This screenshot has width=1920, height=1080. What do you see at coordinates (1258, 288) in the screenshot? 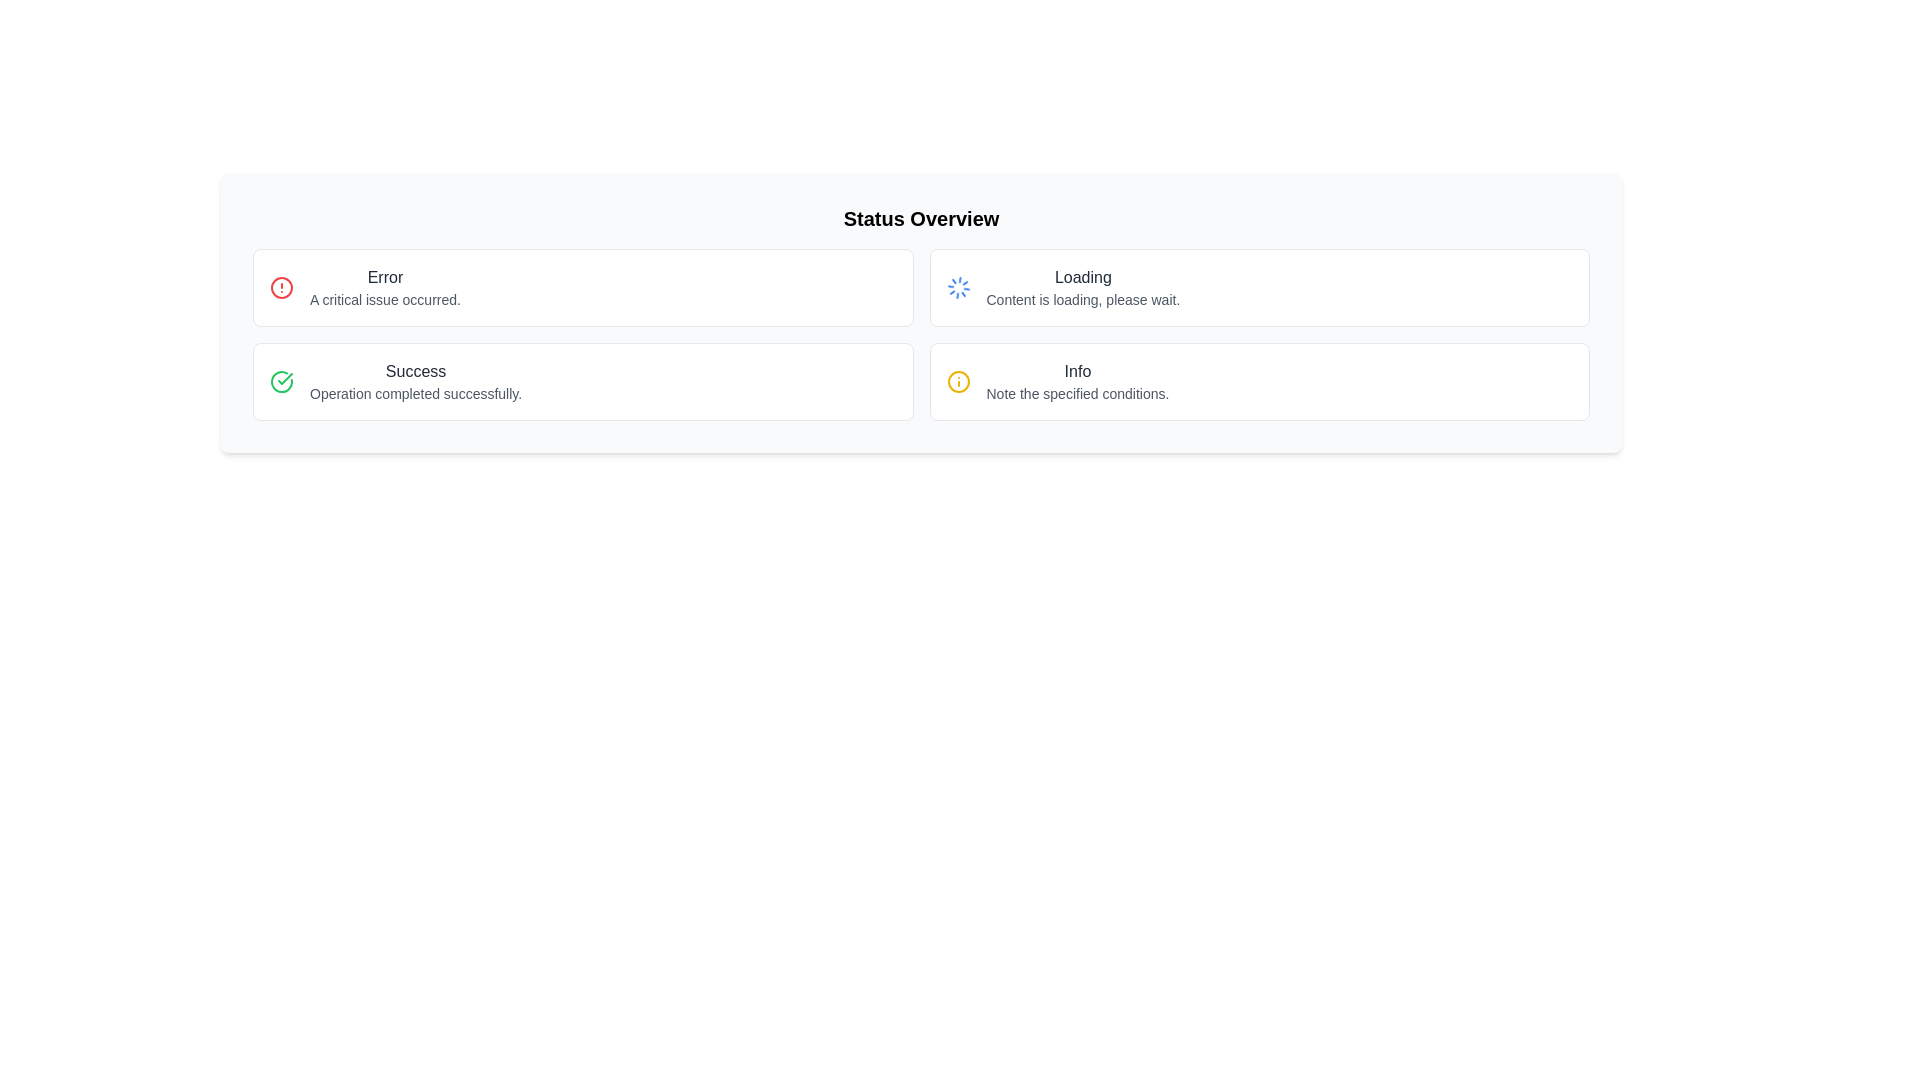
I see `status message from the Notification Card located in the top-right corner of the grid, which indicates an ongoing loading process` at bounding box center [1258, 288].